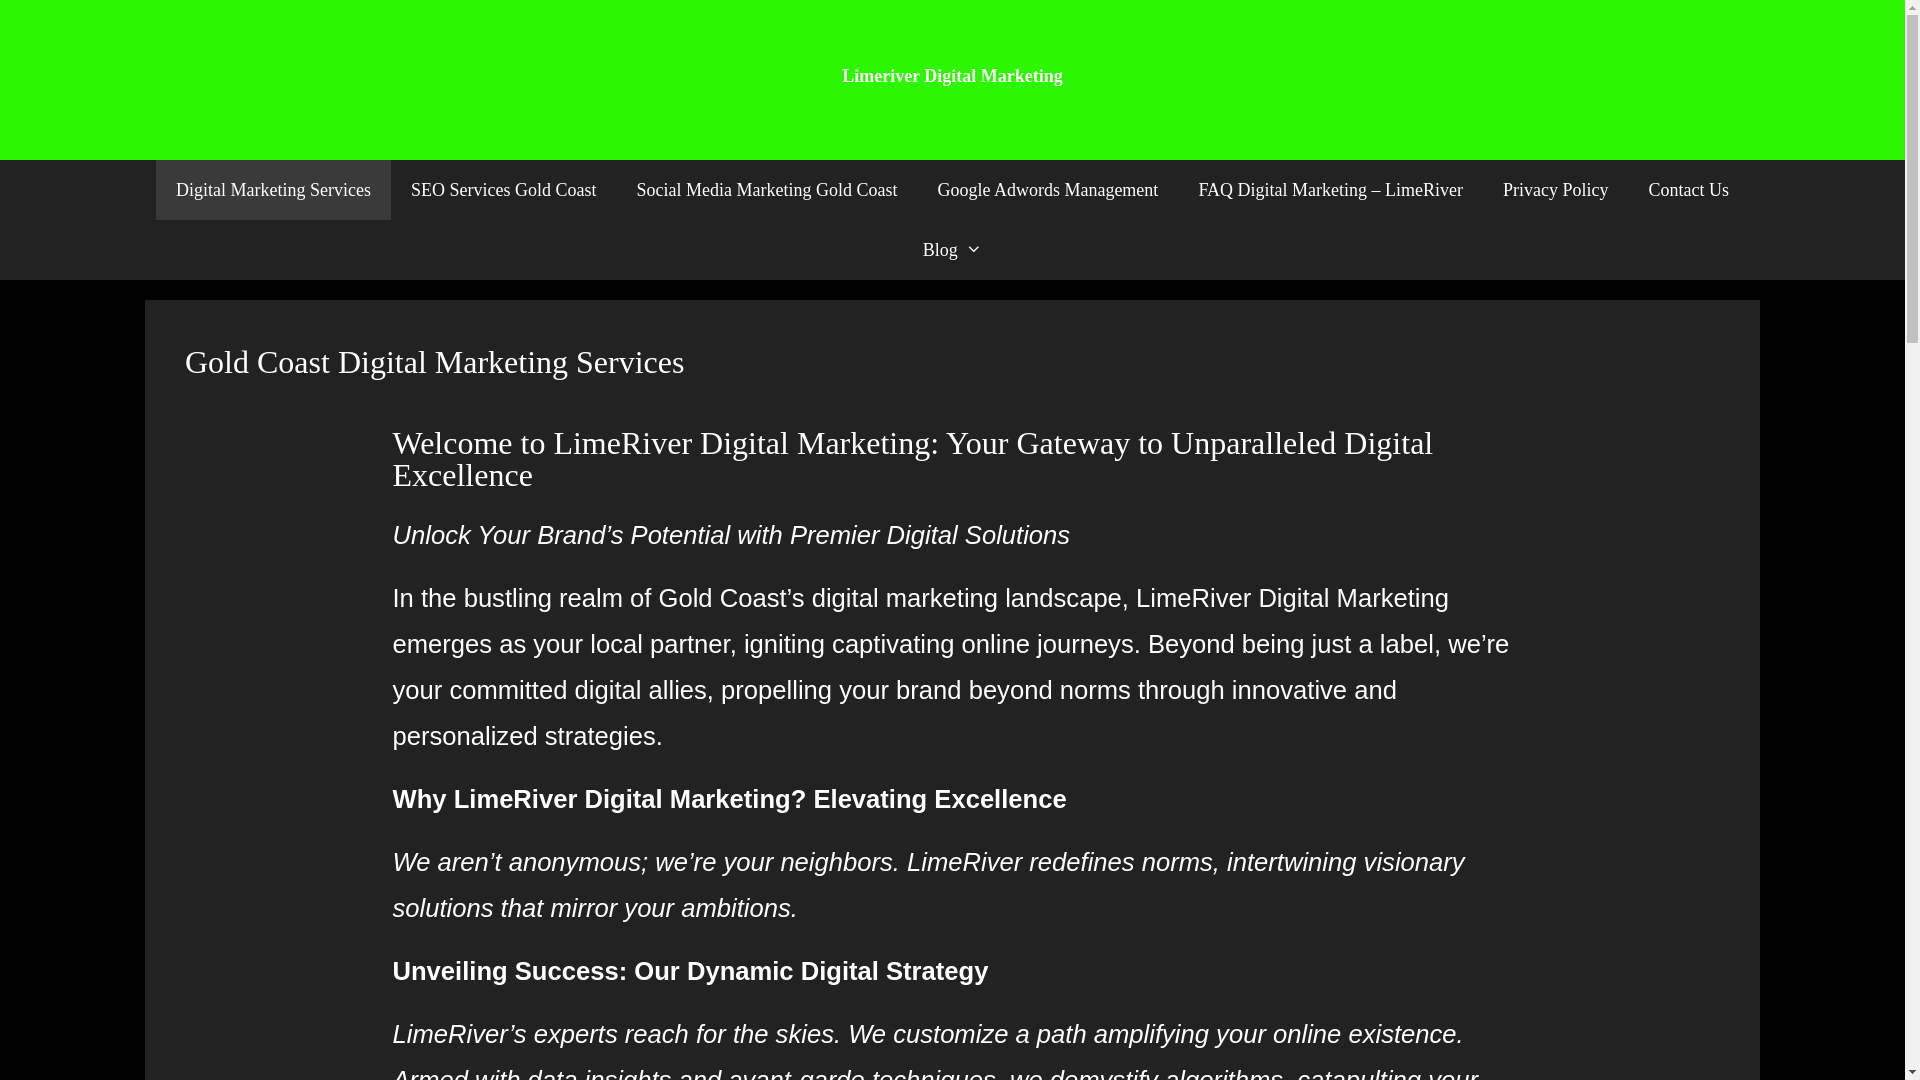 This screenshot has height=1080, width=1920. Describe the element at coordinates (1483, 189) in the screenshot. I see `'Privacy Policy'` at that location.